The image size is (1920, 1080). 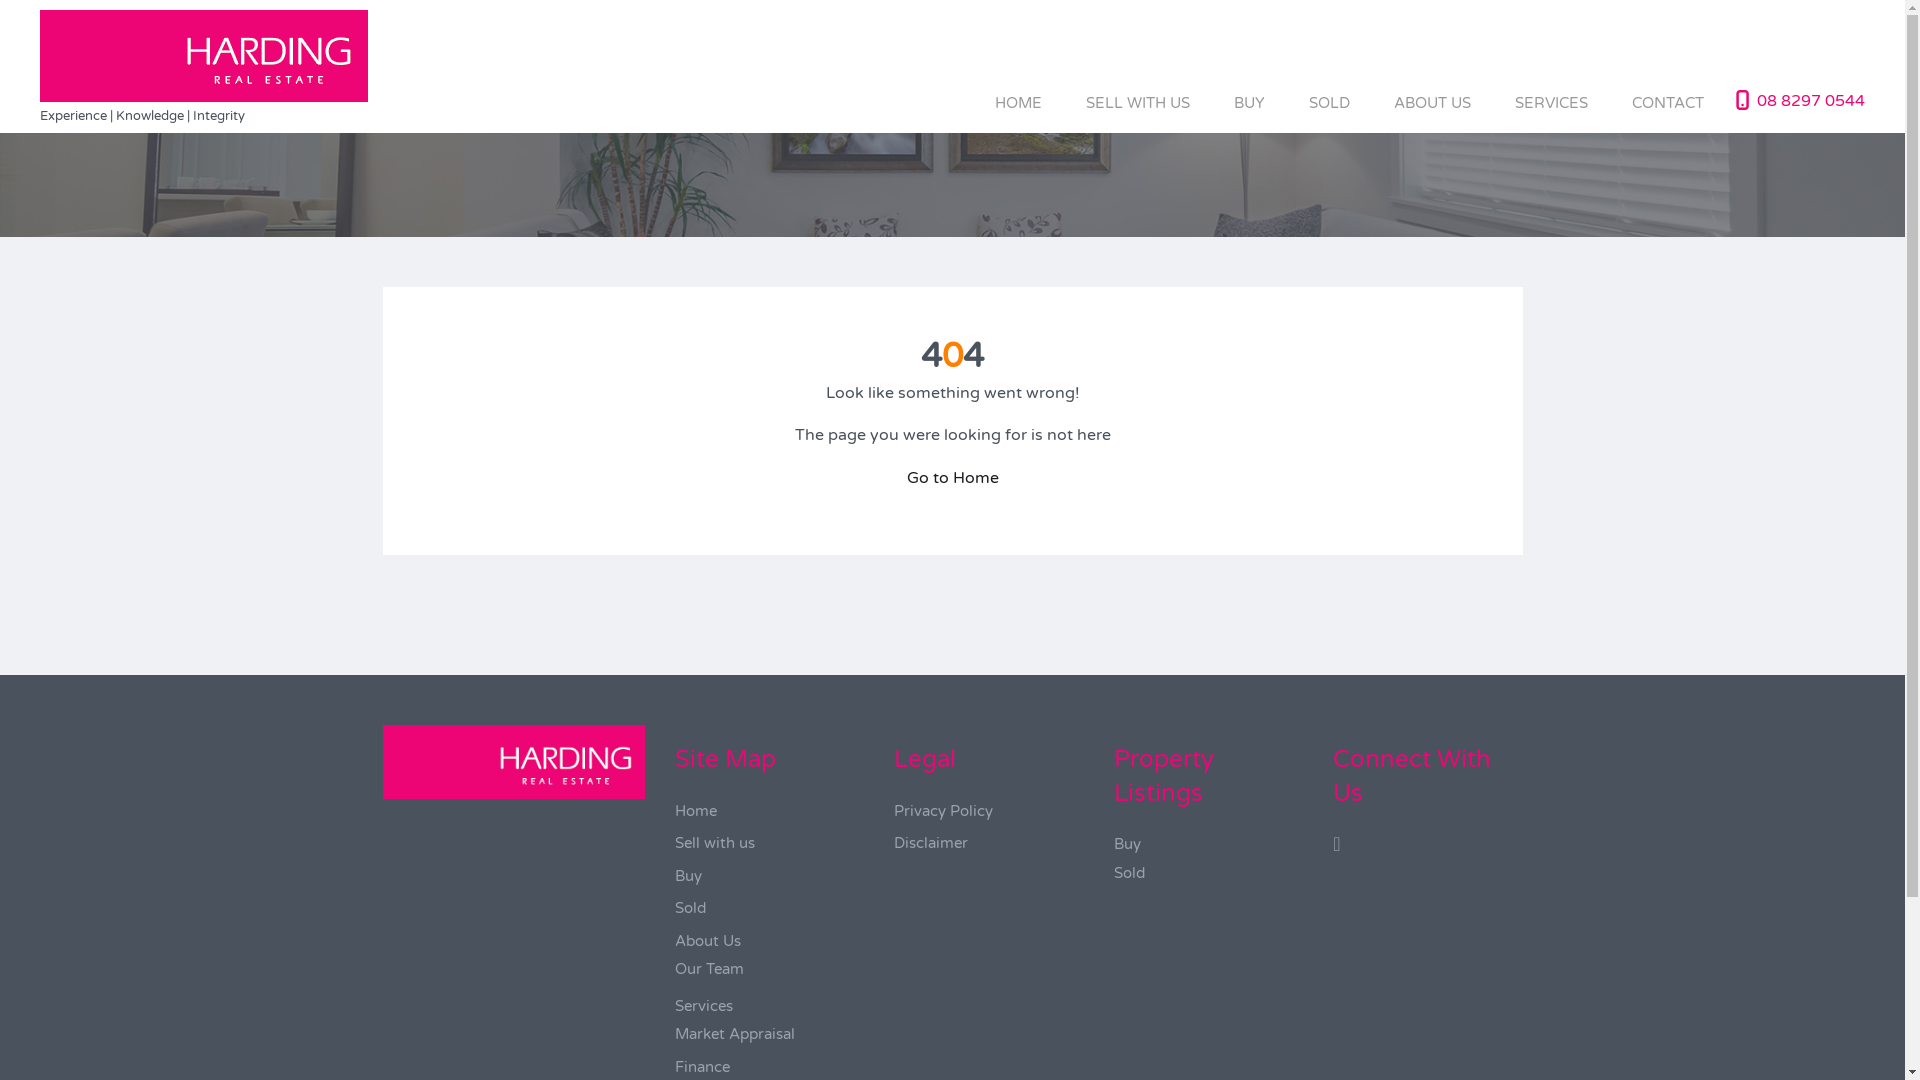 I want to click on 'ABOUT US', so click(x=1431, y=102).